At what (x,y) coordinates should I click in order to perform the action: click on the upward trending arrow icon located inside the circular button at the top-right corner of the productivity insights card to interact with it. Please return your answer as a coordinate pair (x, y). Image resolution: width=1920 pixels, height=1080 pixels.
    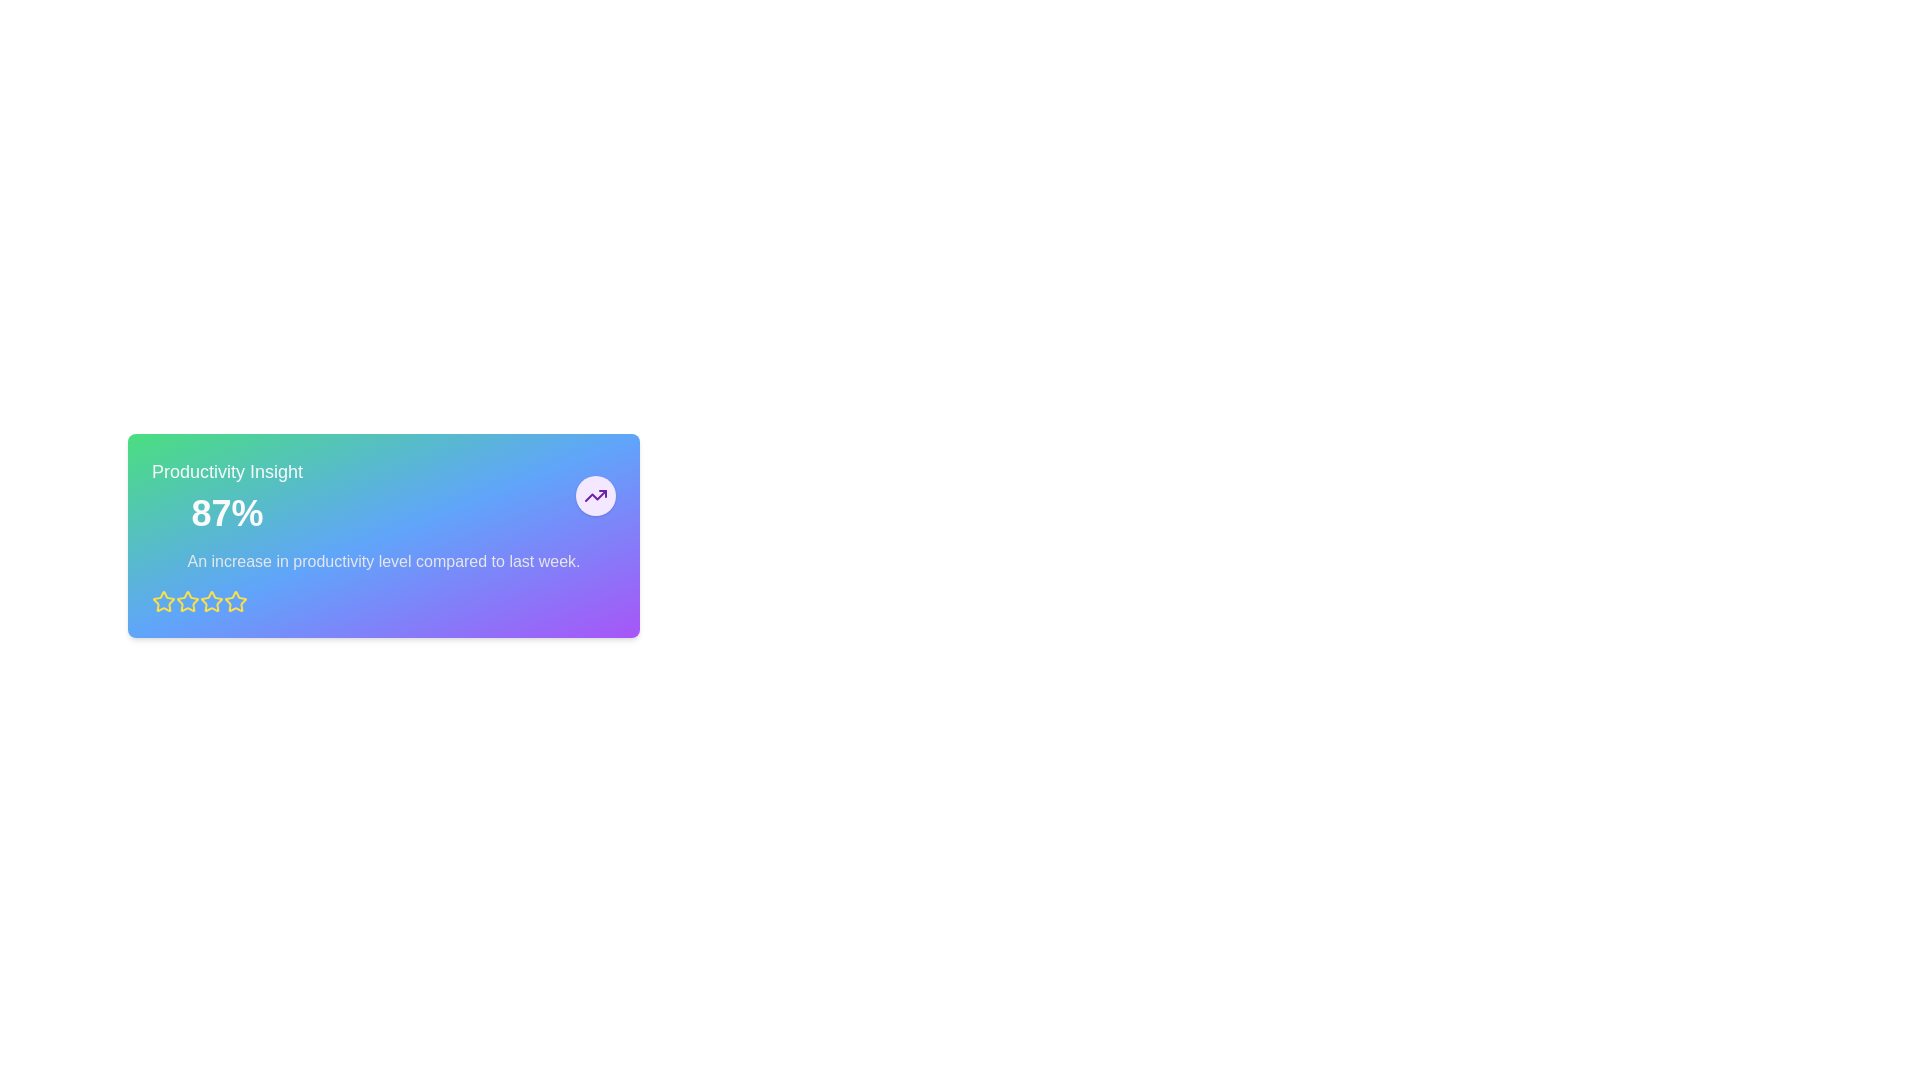
    Looking at the image, I should click on (594, 495).